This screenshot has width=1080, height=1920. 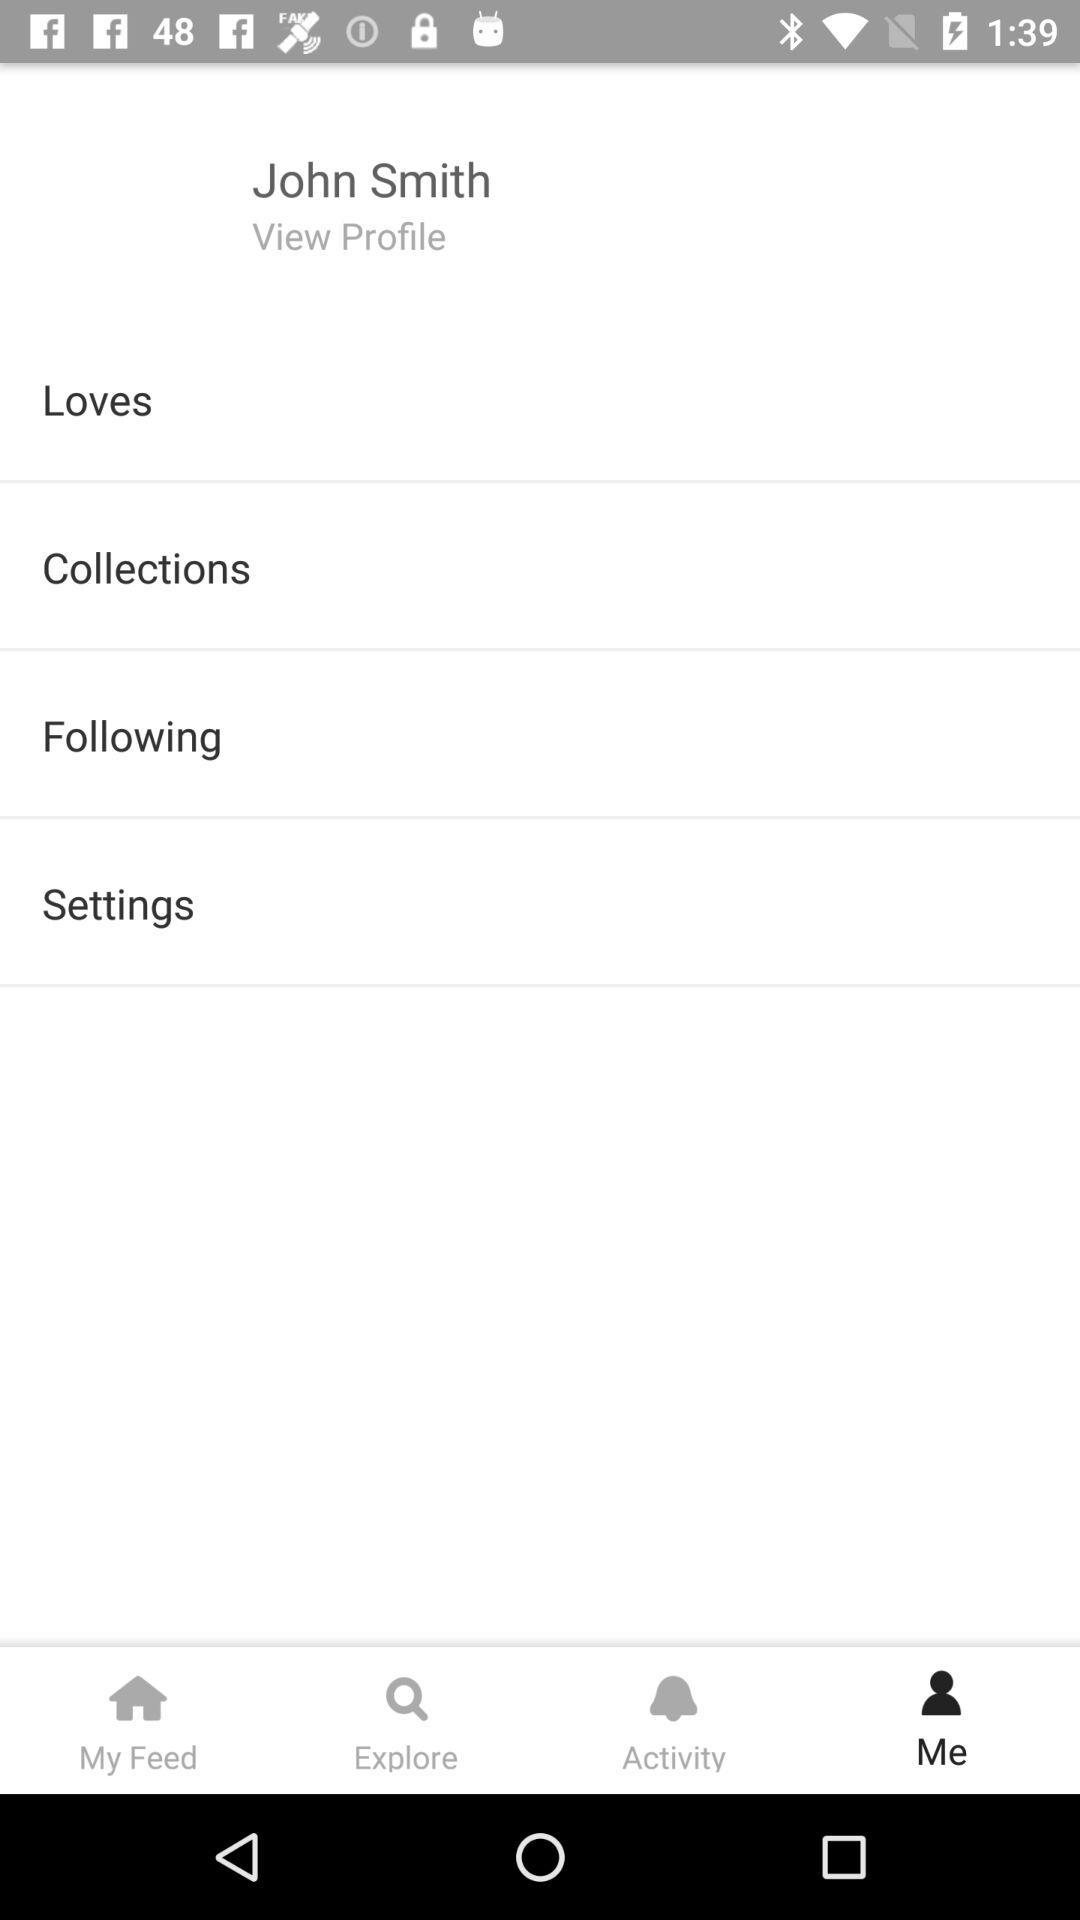 I want to click on the icon left to the text john smith, so click(x=126, y=188).